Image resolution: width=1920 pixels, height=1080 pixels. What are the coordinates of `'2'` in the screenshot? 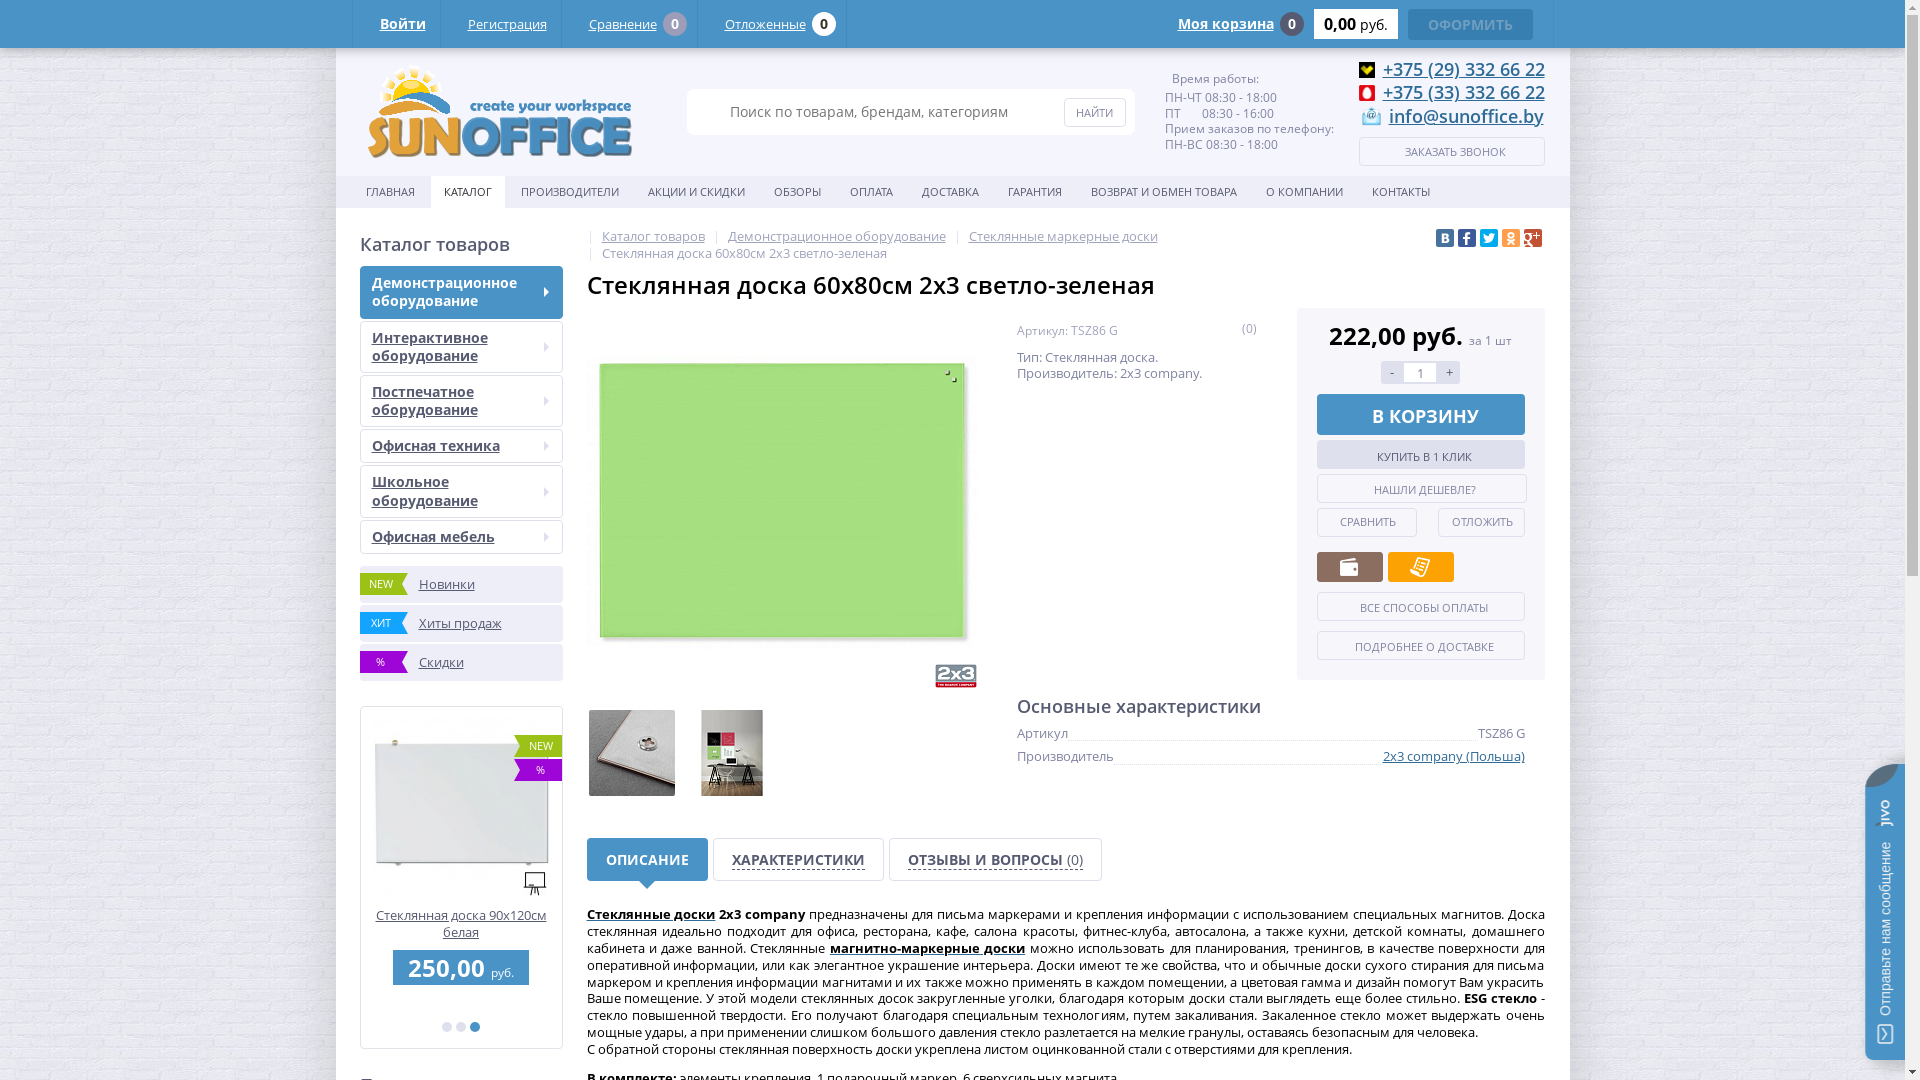 It's located at (459, 1026).